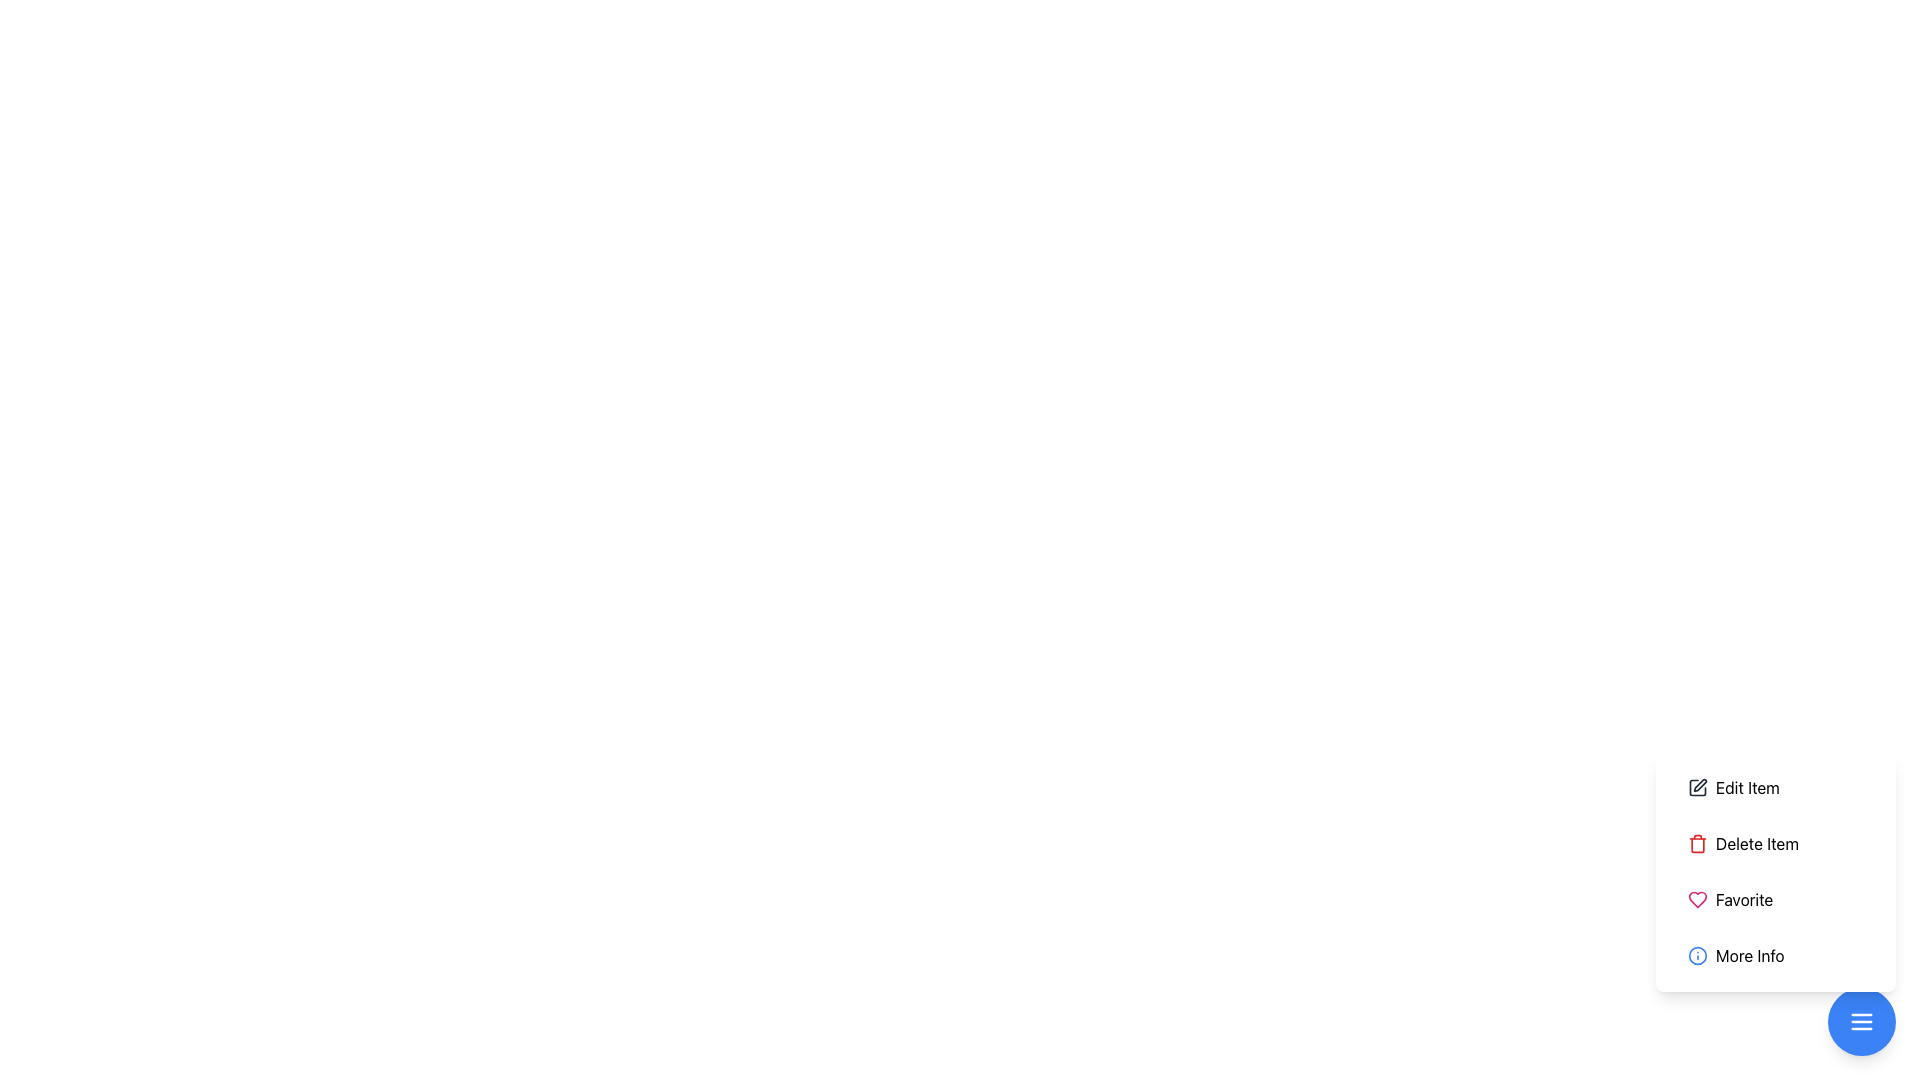  Describe the element at coordinates (1697, 898) in the screenshot. I see `the pink heart-shaped icon in the dropdown menu` at that location.